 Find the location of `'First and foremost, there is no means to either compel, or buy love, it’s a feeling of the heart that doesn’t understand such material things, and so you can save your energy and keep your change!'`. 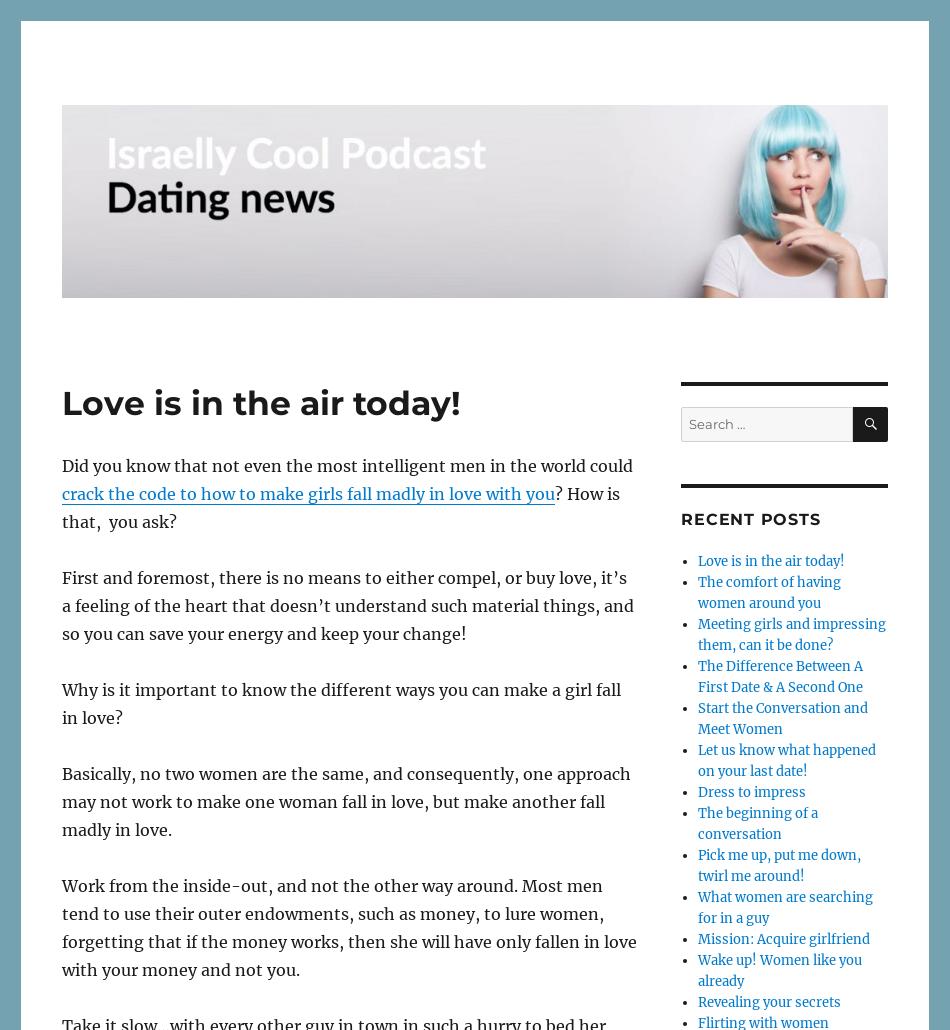

'First and foremost, there is no means to either compel, or buy love, it’s a feeling of the heart that doesn’t understand such material things, and so you can save your energy and keep your change!' is located at coordinates (346, 604).